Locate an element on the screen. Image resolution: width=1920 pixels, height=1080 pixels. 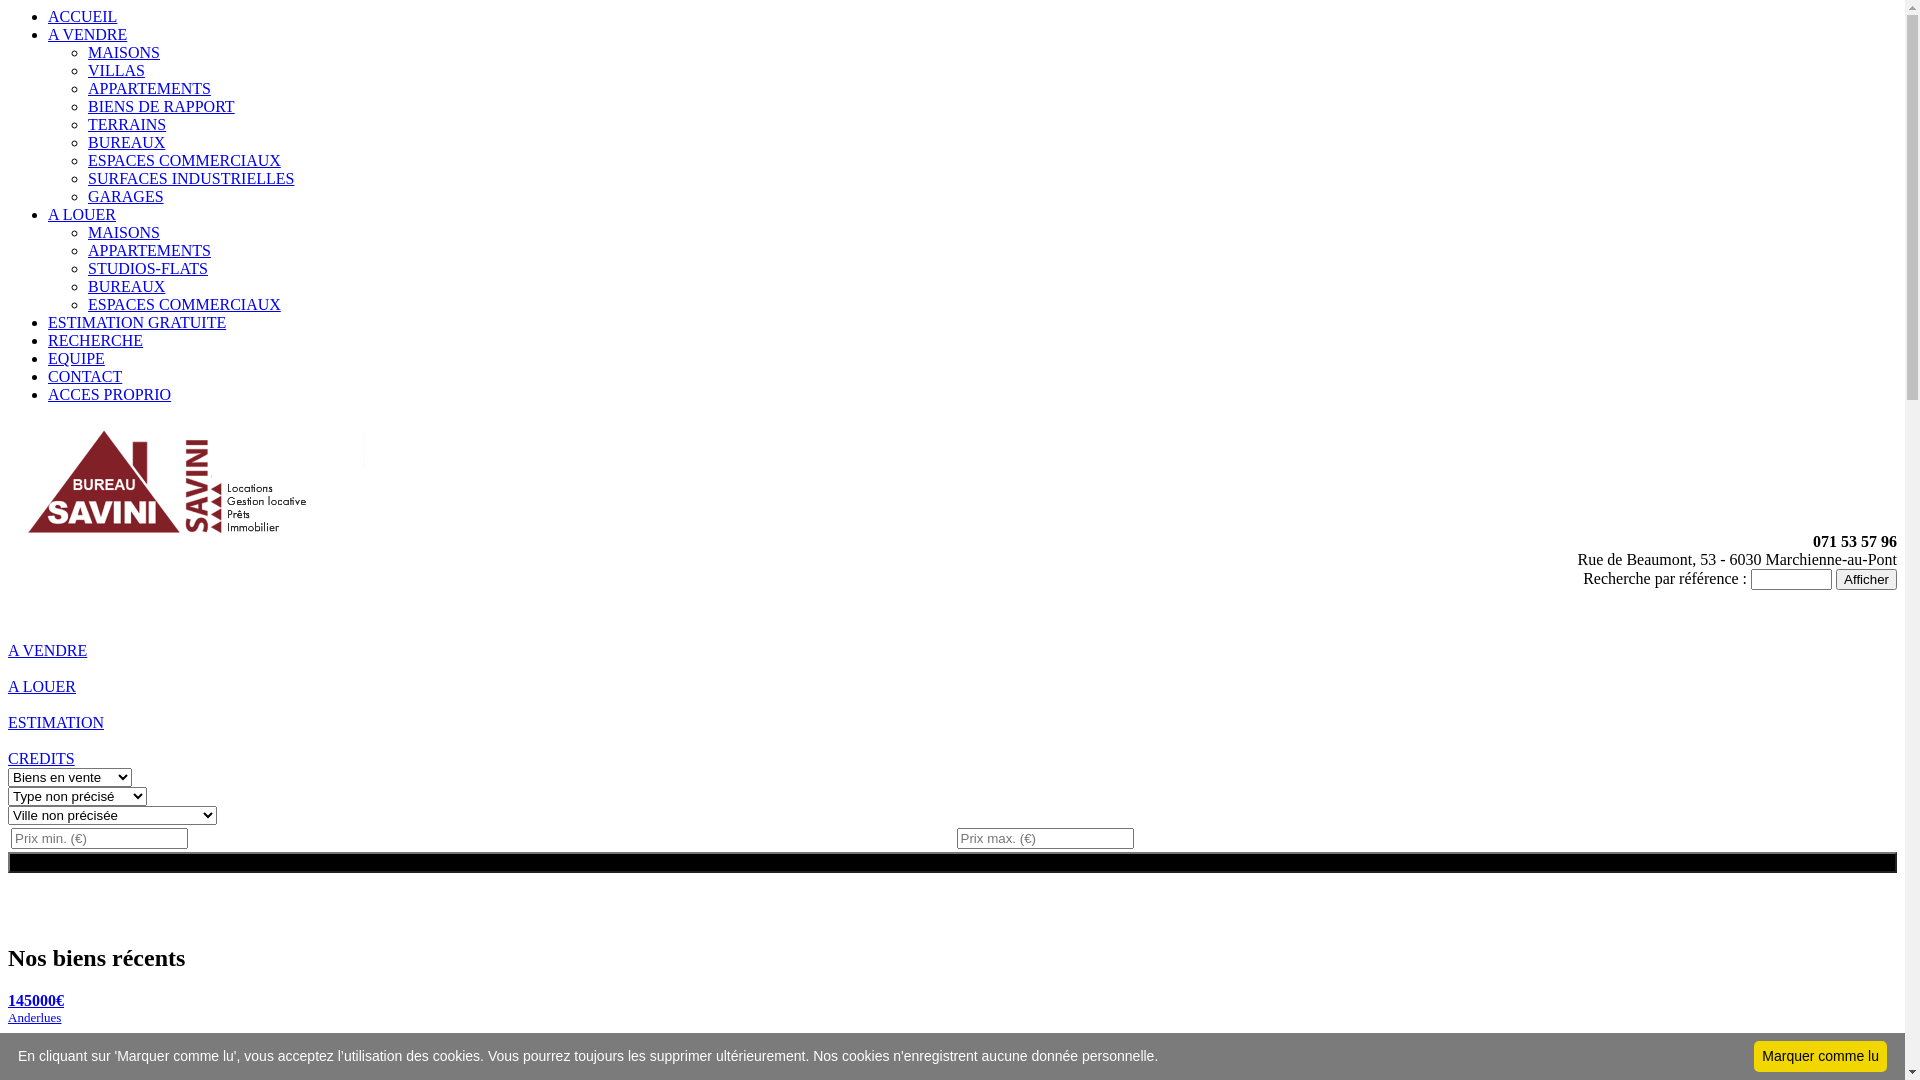
'ESPACES COMMERCIAUX' is located at coordinates (184, 304).